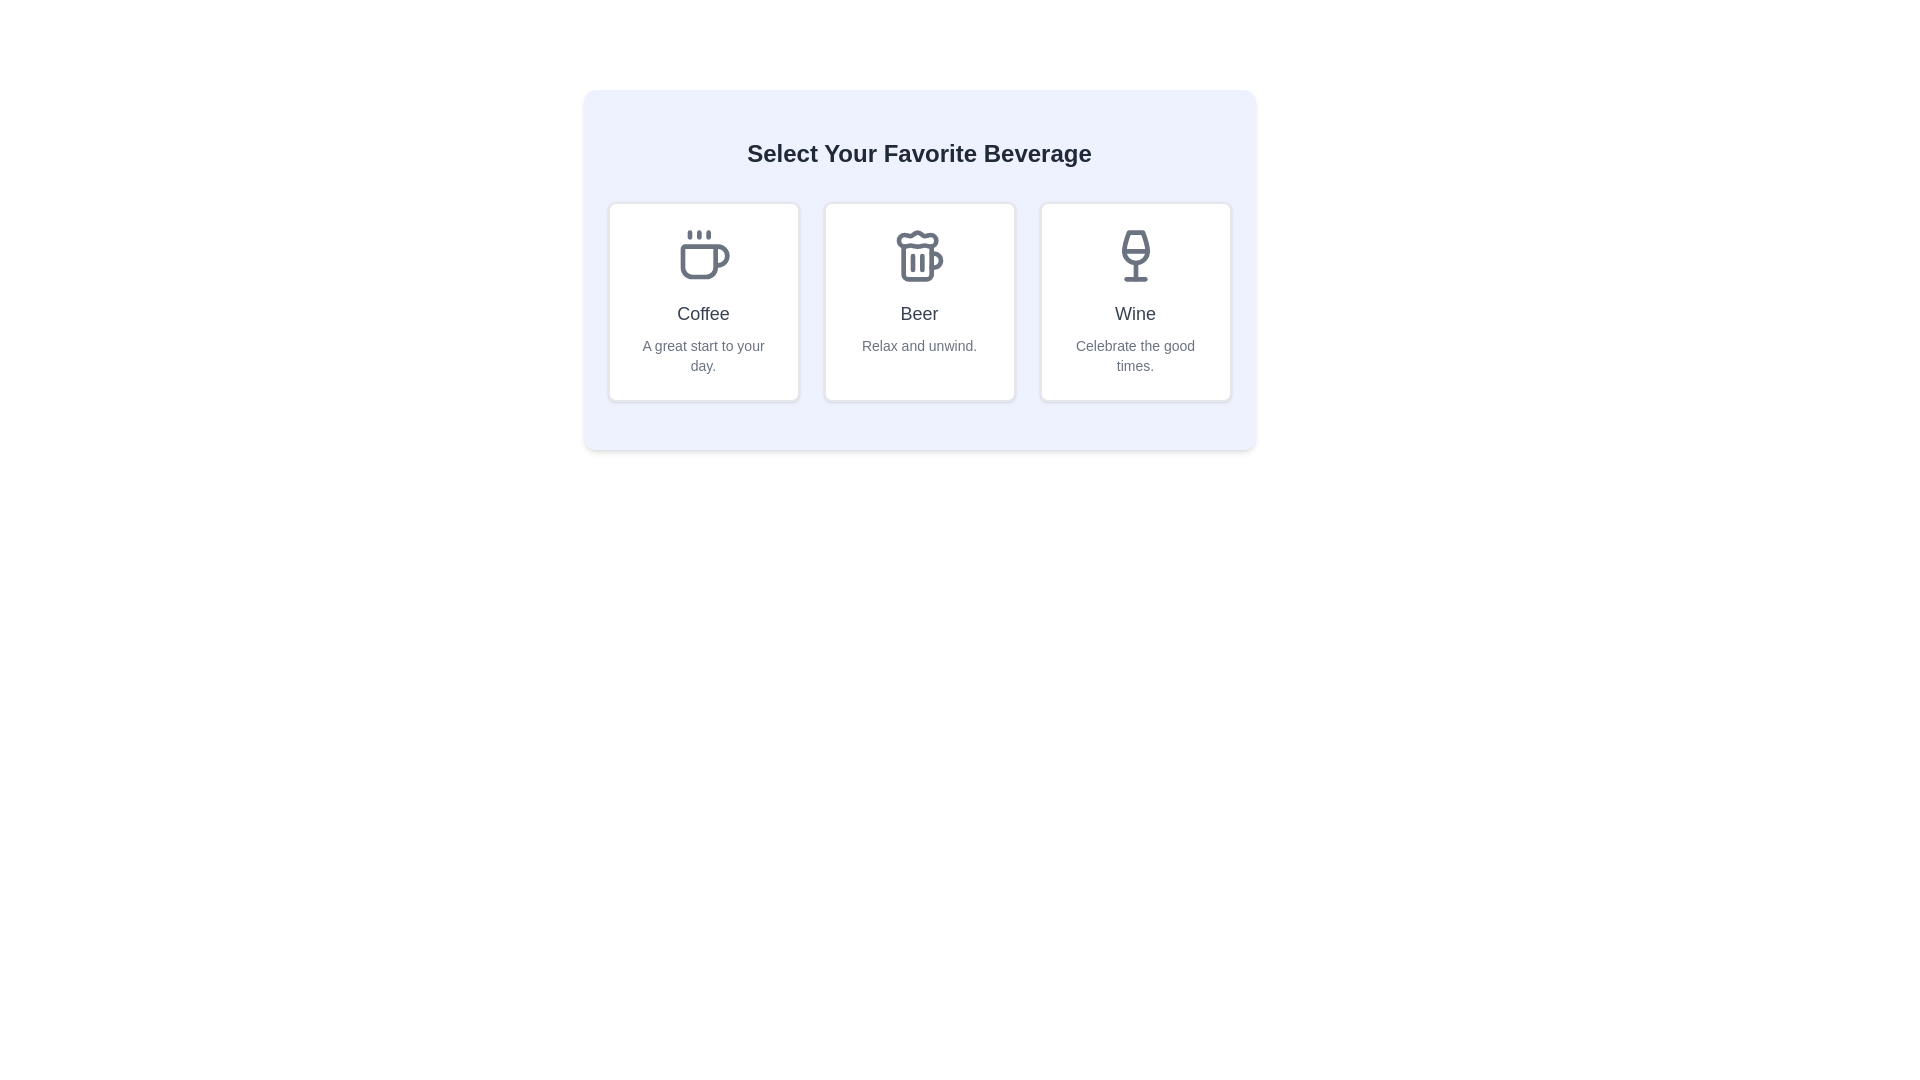 The image size is (1920, 1080). Describe the element at coordinates (918, 345) in the screenshot. I see `the descriptive text label for the 'Beer' option, which is centrally located at the bottom of the 'Beer' card among three displayed cards` at that location.